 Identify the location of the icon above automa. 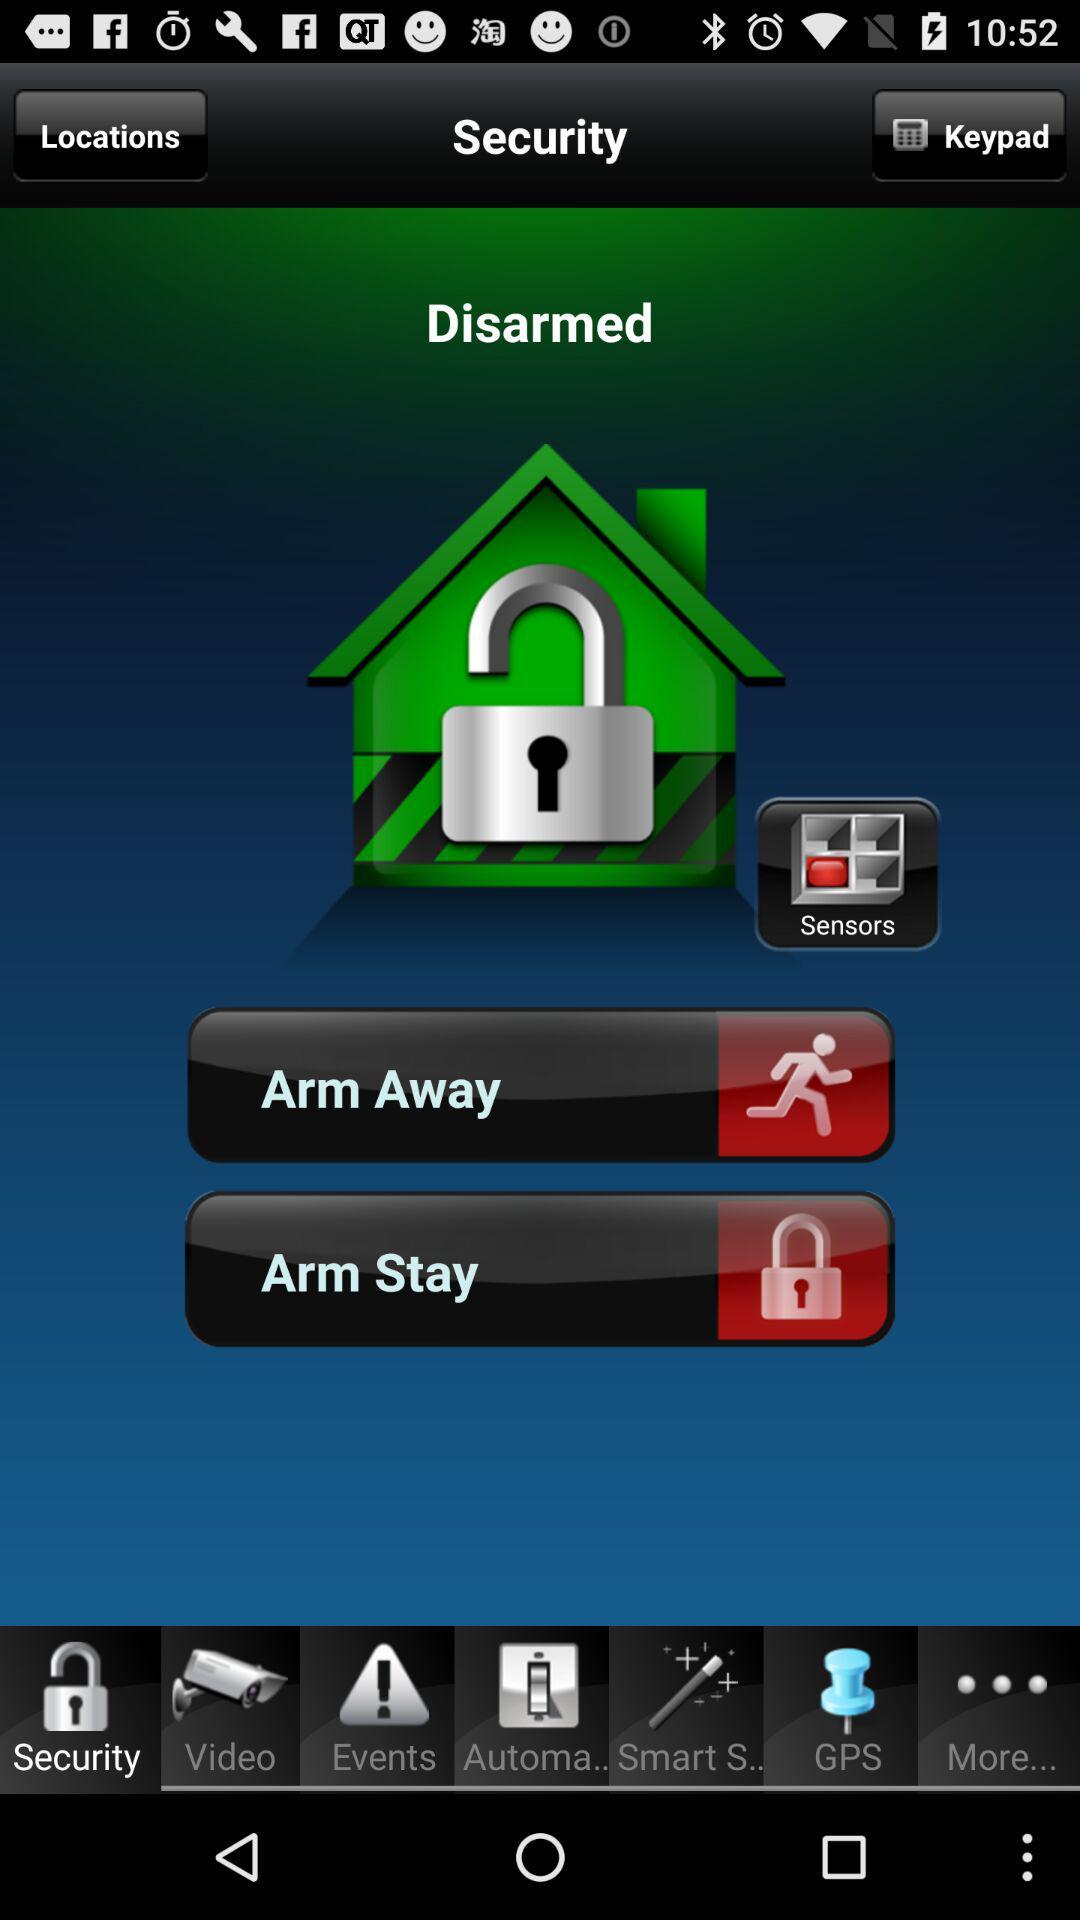
(538, 1684).